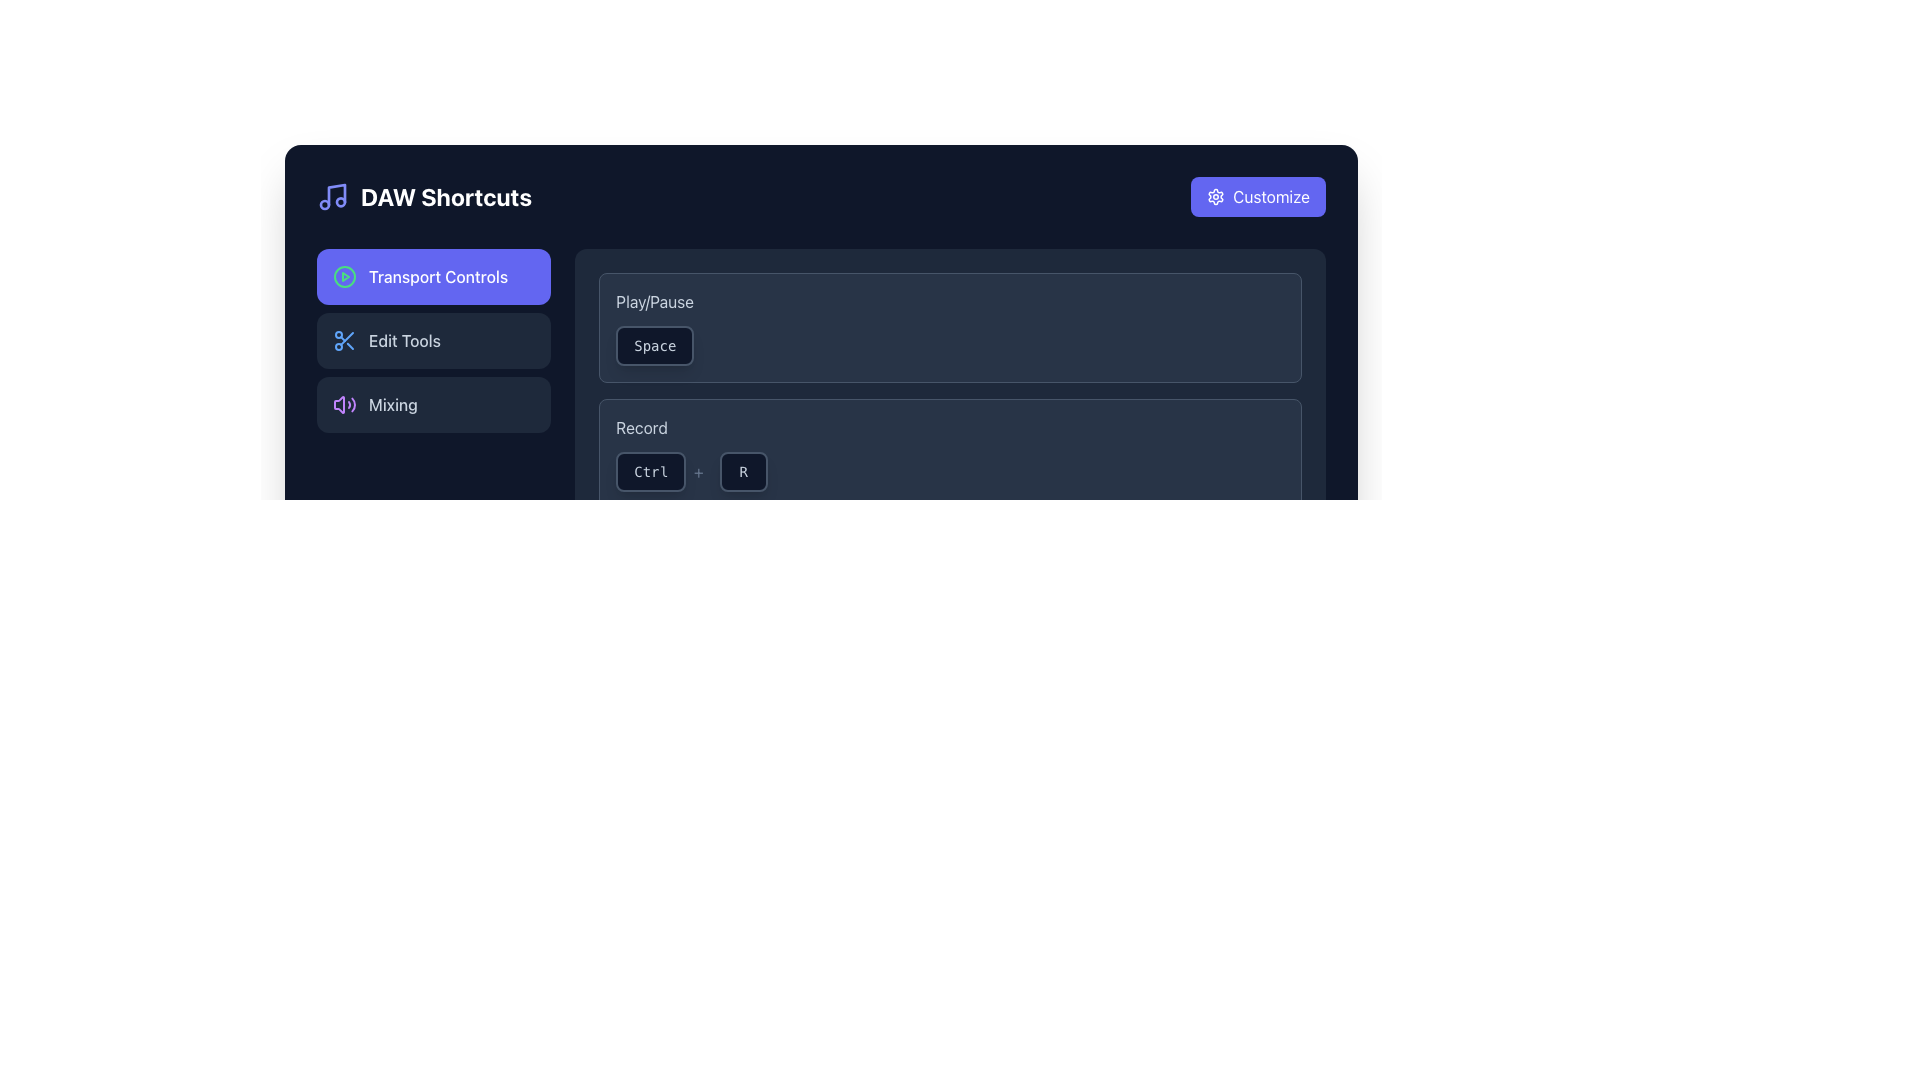 This screenshot has height=1080, width=1920. Describe the element at coordinates (642, 427) in the screenshot. I see `the 'Record' text label, which is styled in light-gray on a dark background, located in the right-side section of the interface` at that location.